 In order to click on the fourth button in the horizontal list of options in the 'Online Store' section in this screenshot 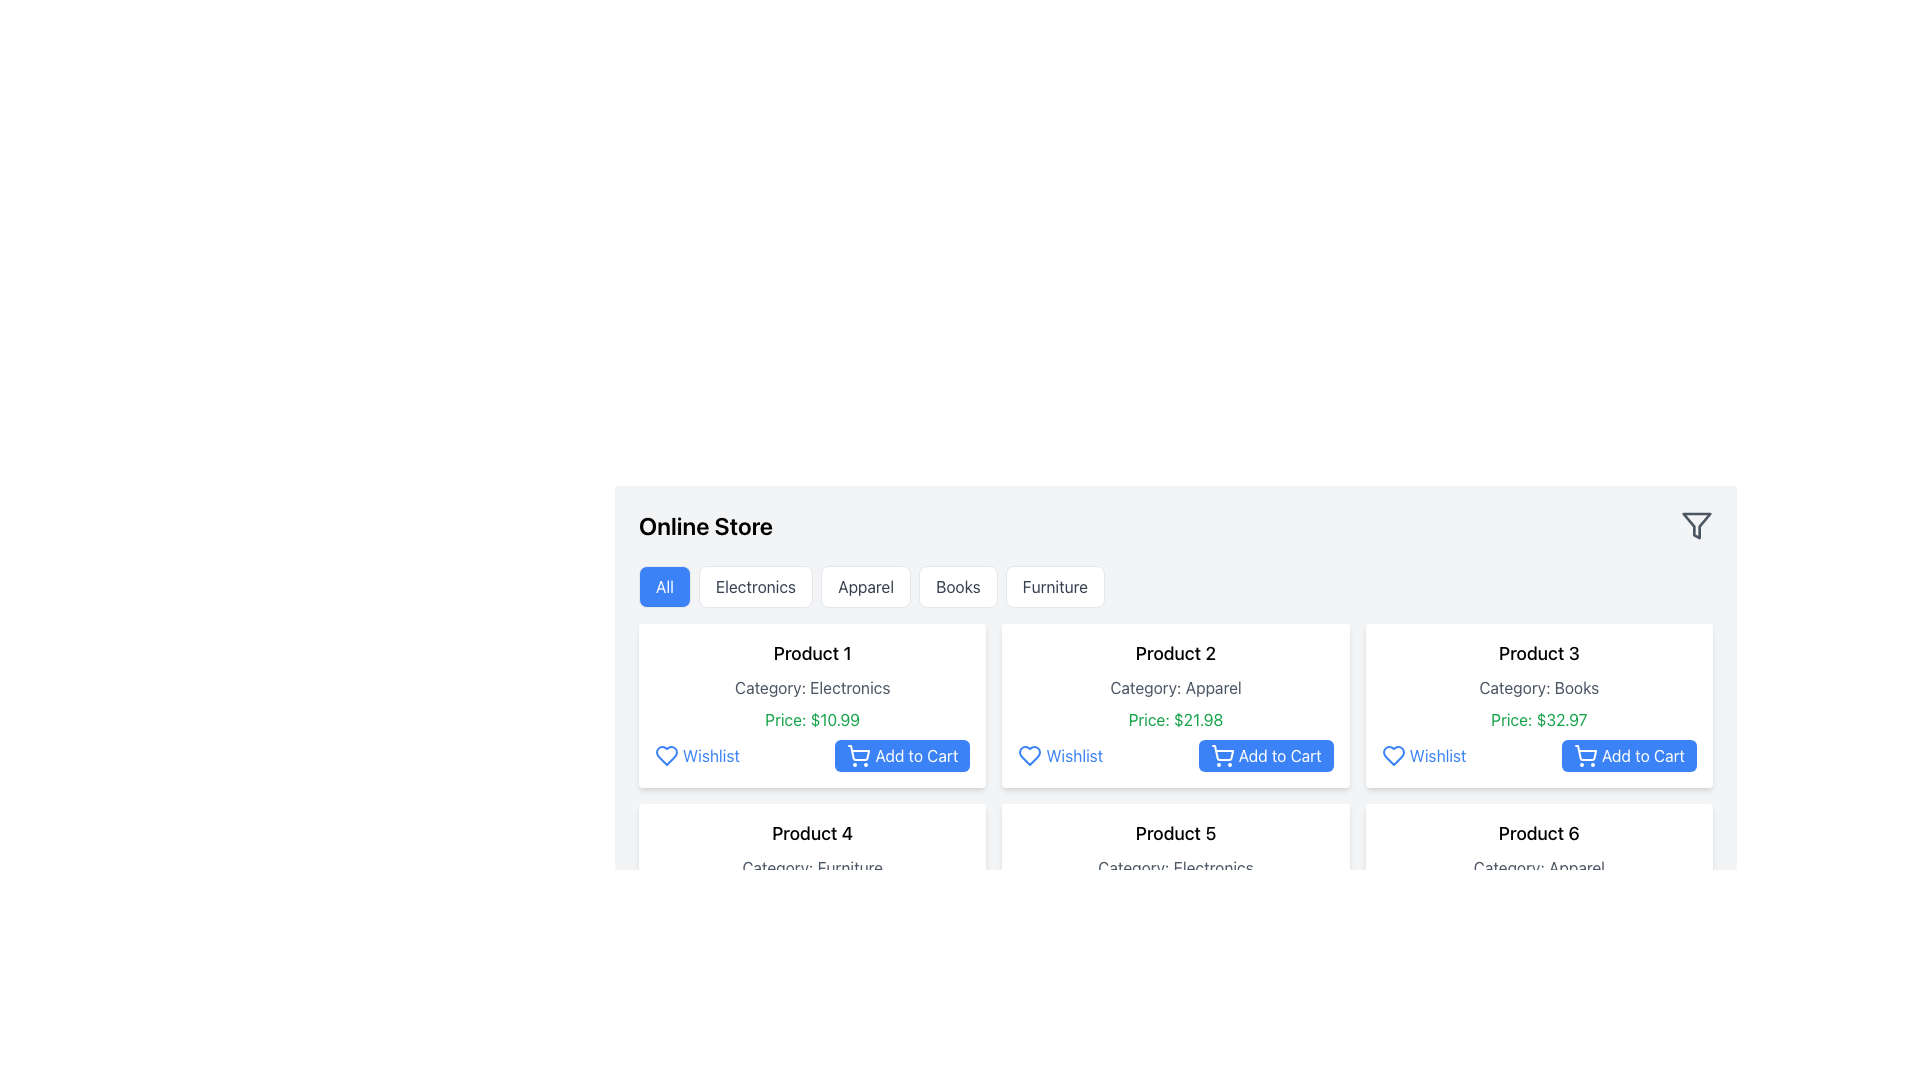, I will do `click(957, 585)`.